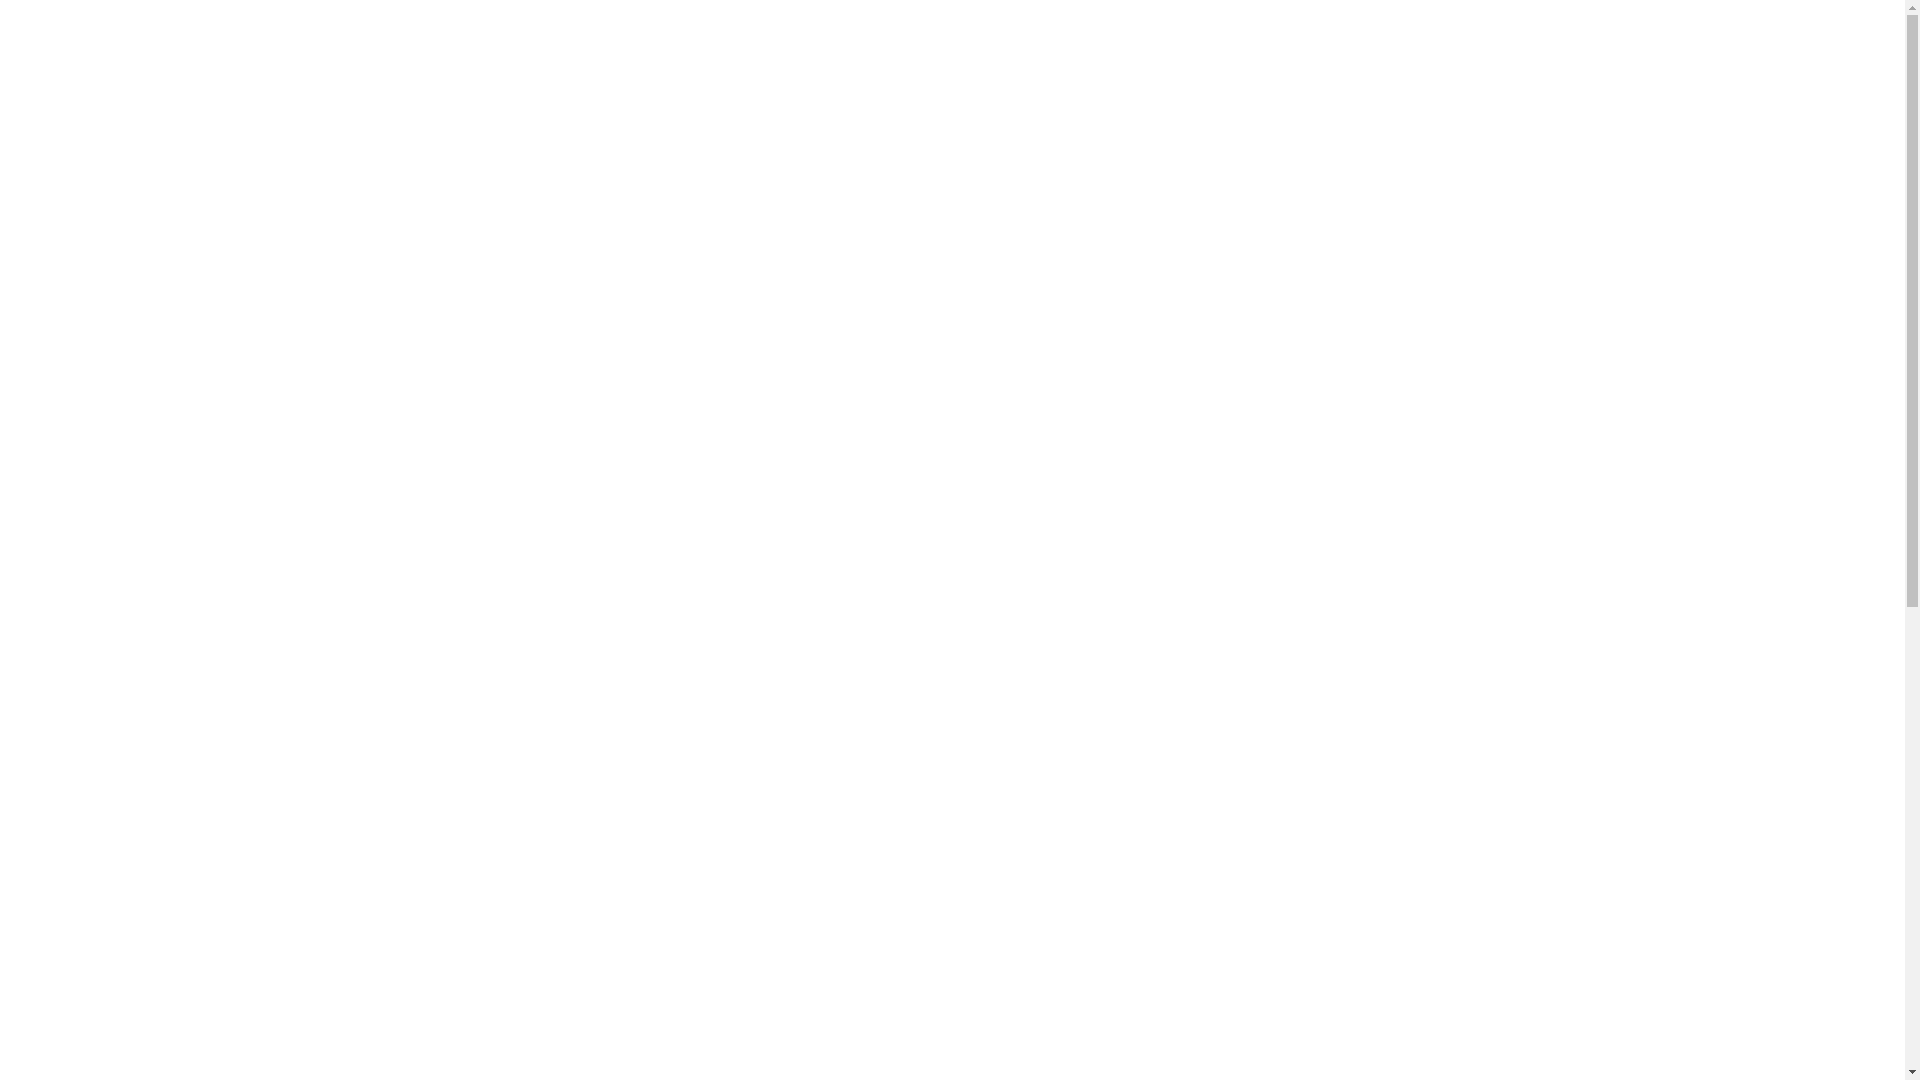  Describe the element at coordinates (1222, 119) in the screenshot. I see `'FAQ'` at that location.